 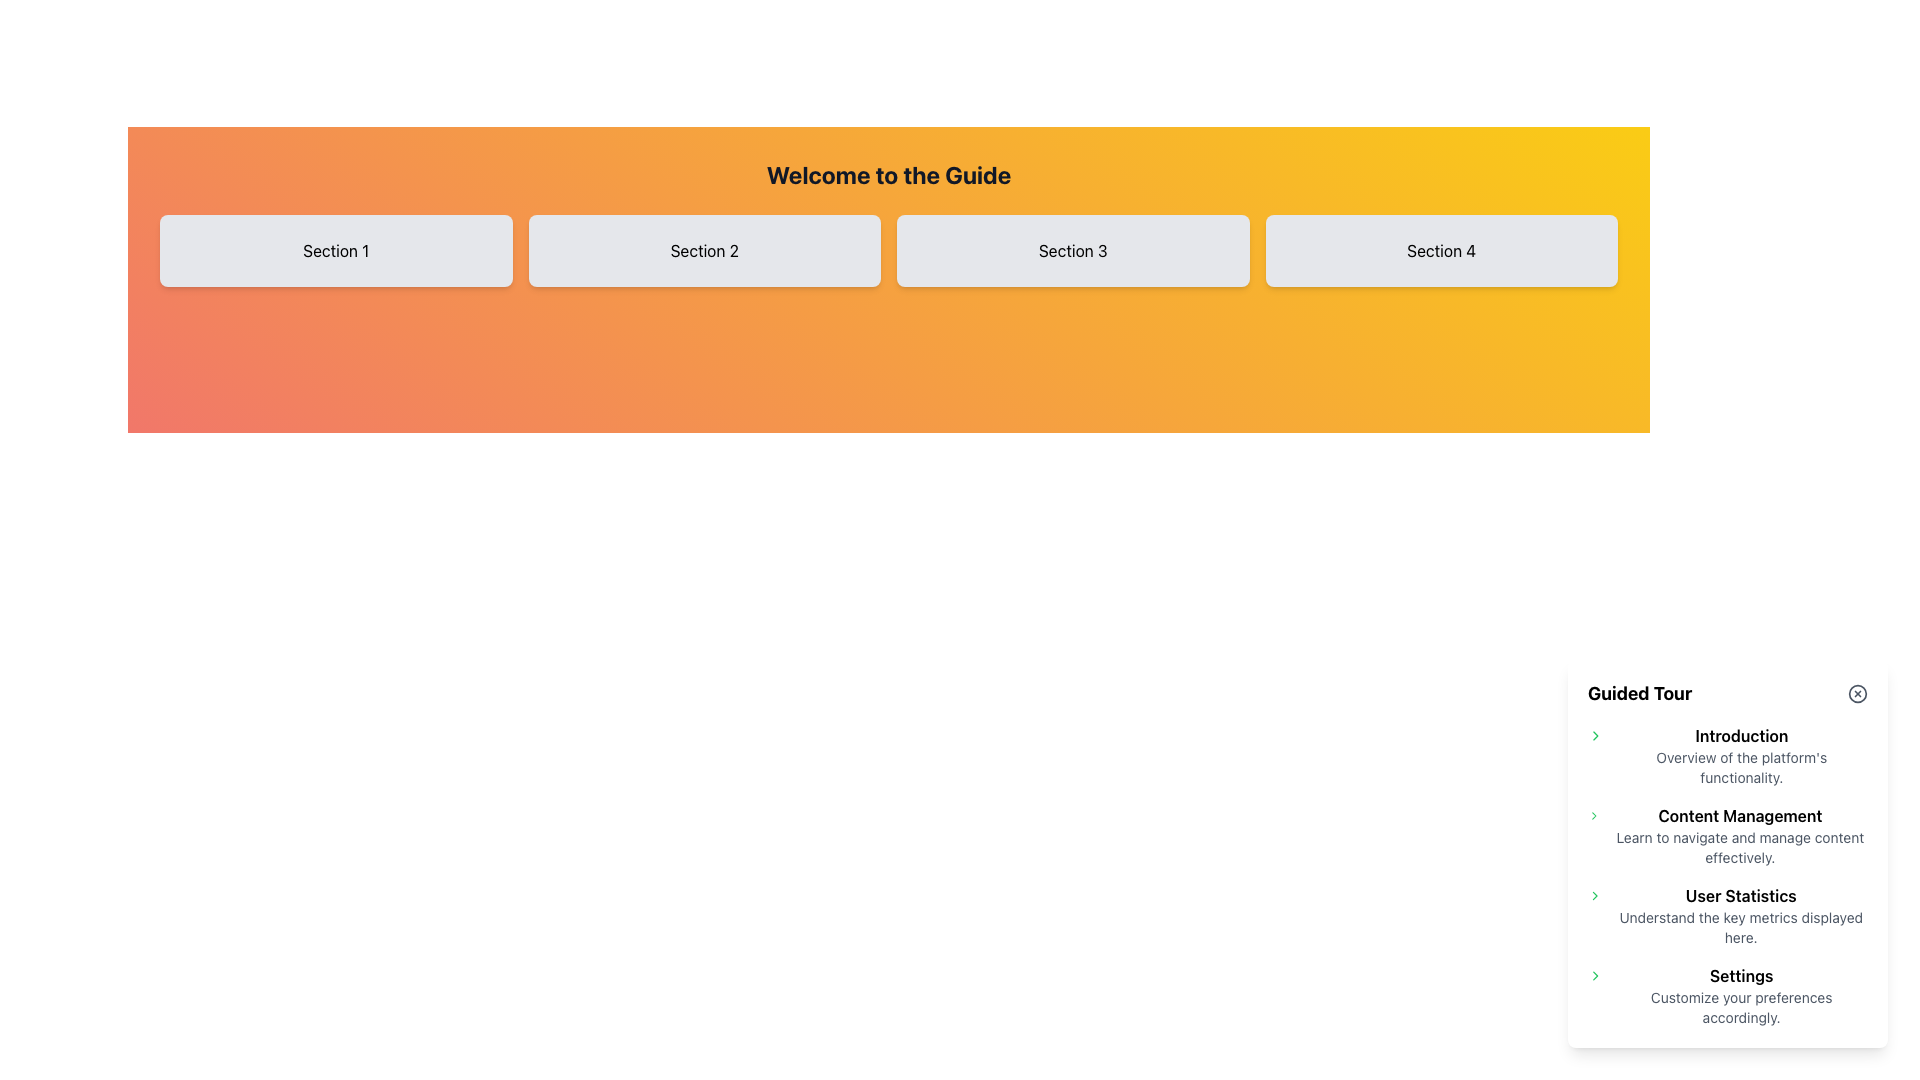 What do you see at coordinates (1739, 836) in the screenshot?
I see `the second item in the vertical list of options under the 'Guided Tour' section, which serves as a navigation link or informational item guiding users to manage and navigate data effectively` at bounding box center [1739, 836].